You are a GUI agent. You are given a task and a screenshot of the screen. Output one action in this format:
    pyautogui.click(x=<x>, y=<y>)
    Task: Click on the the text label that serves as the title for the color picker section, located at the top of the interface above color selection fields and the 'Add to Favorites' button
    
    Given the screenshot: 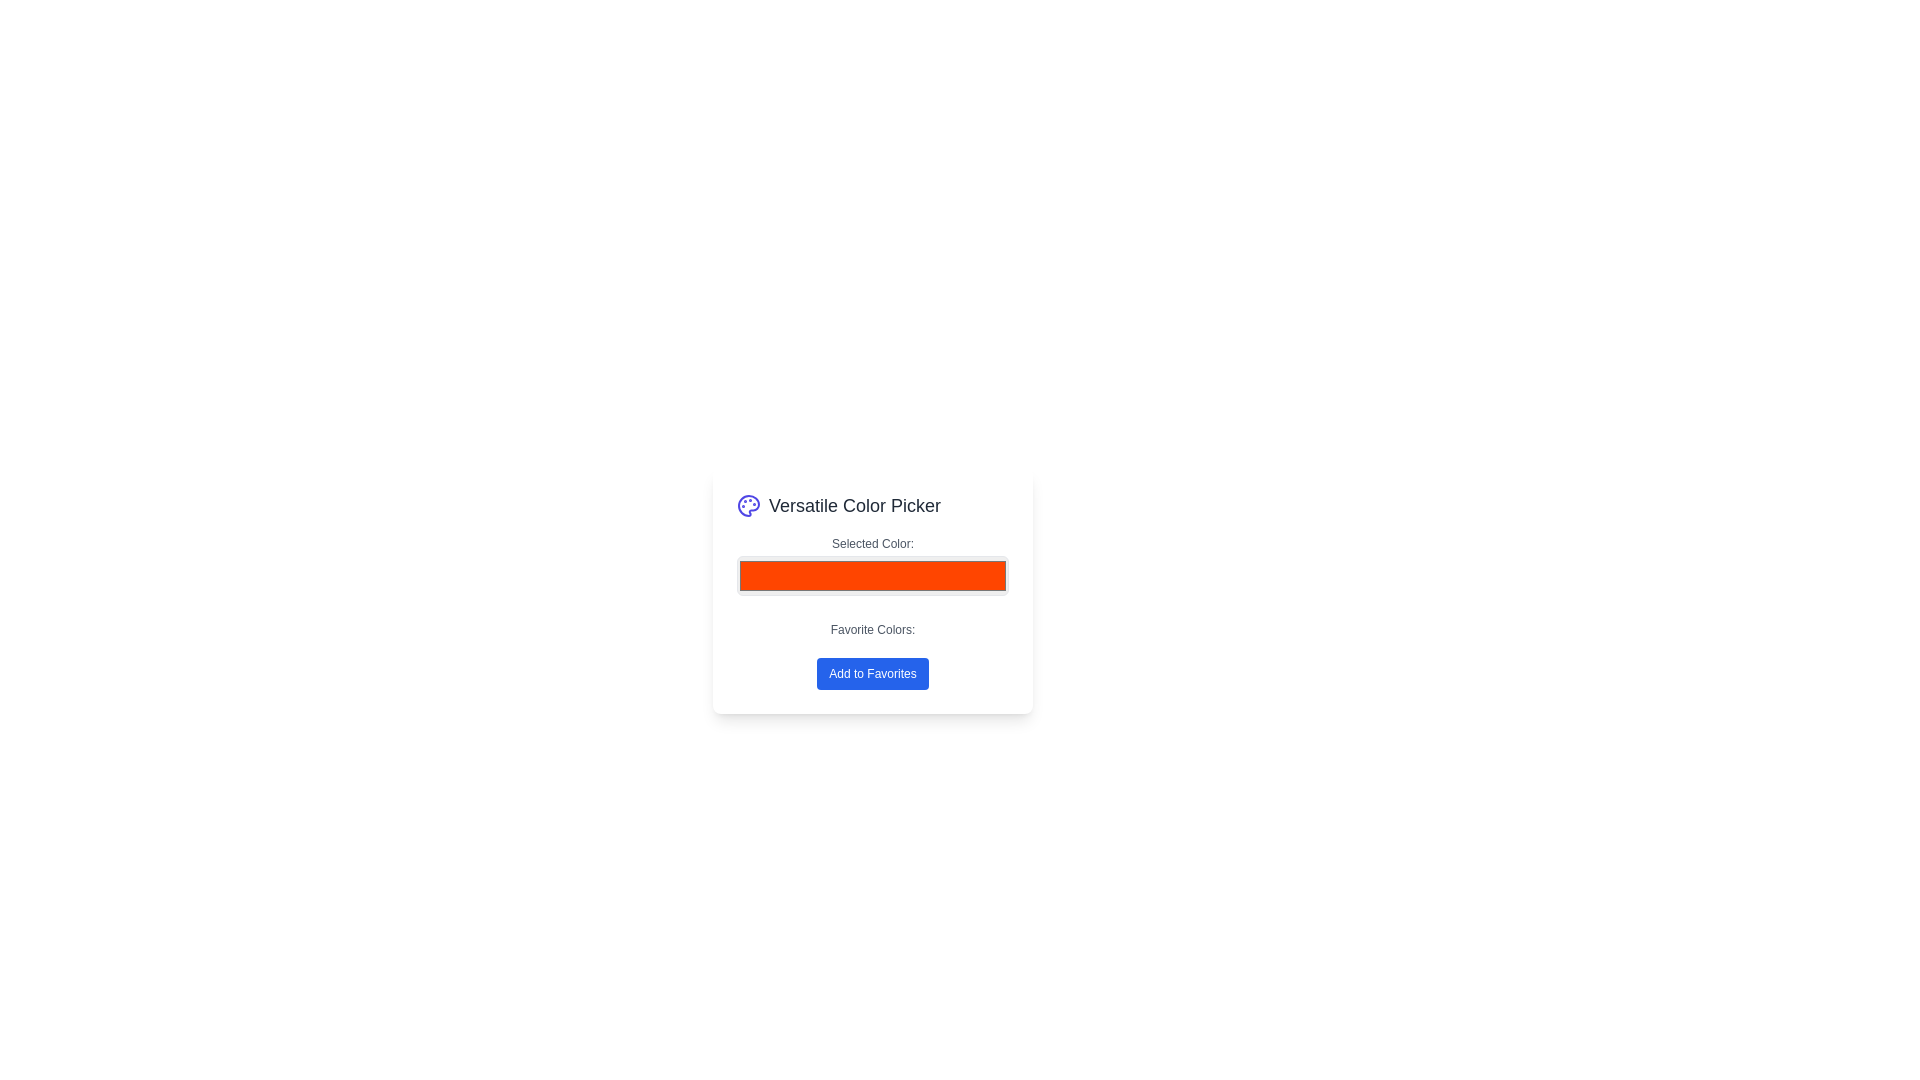 What is the action you would take?
    pyautogui.click(x=873, y=504)
    